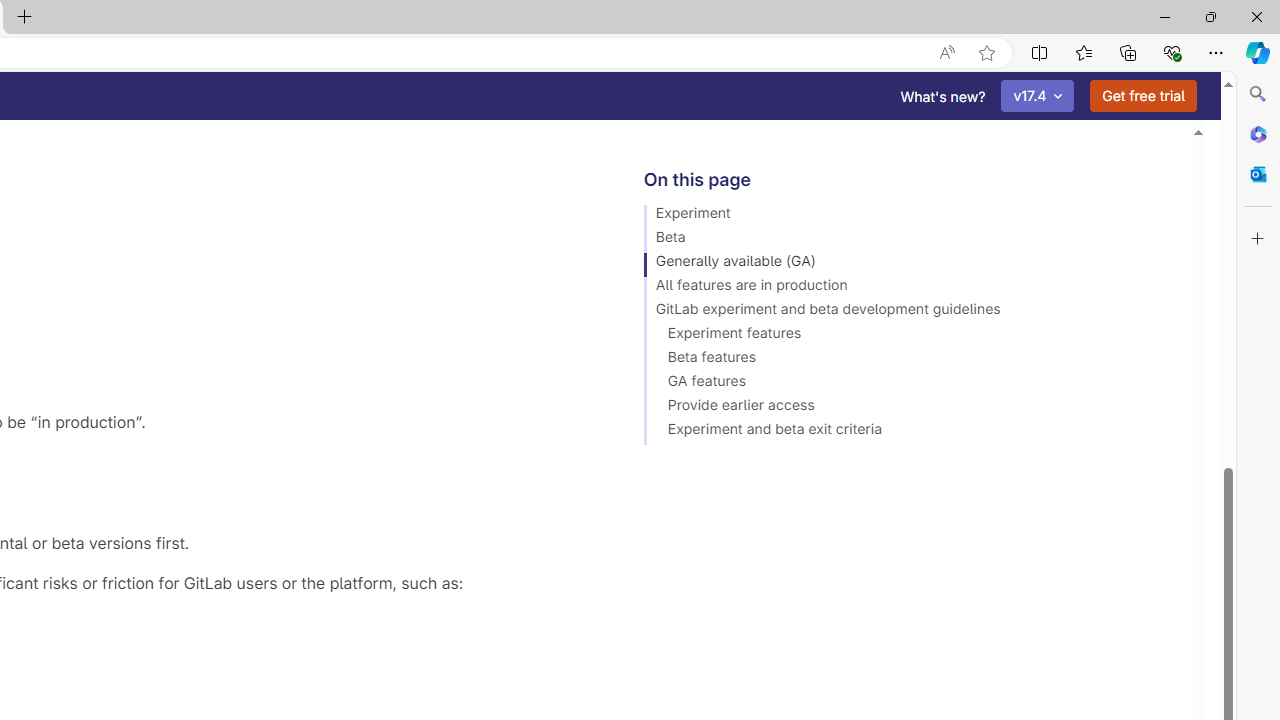  What do you see at coordinates (907, 360) in the screenshot?
I see `'Beta features'` at bounding box center [907, 360].